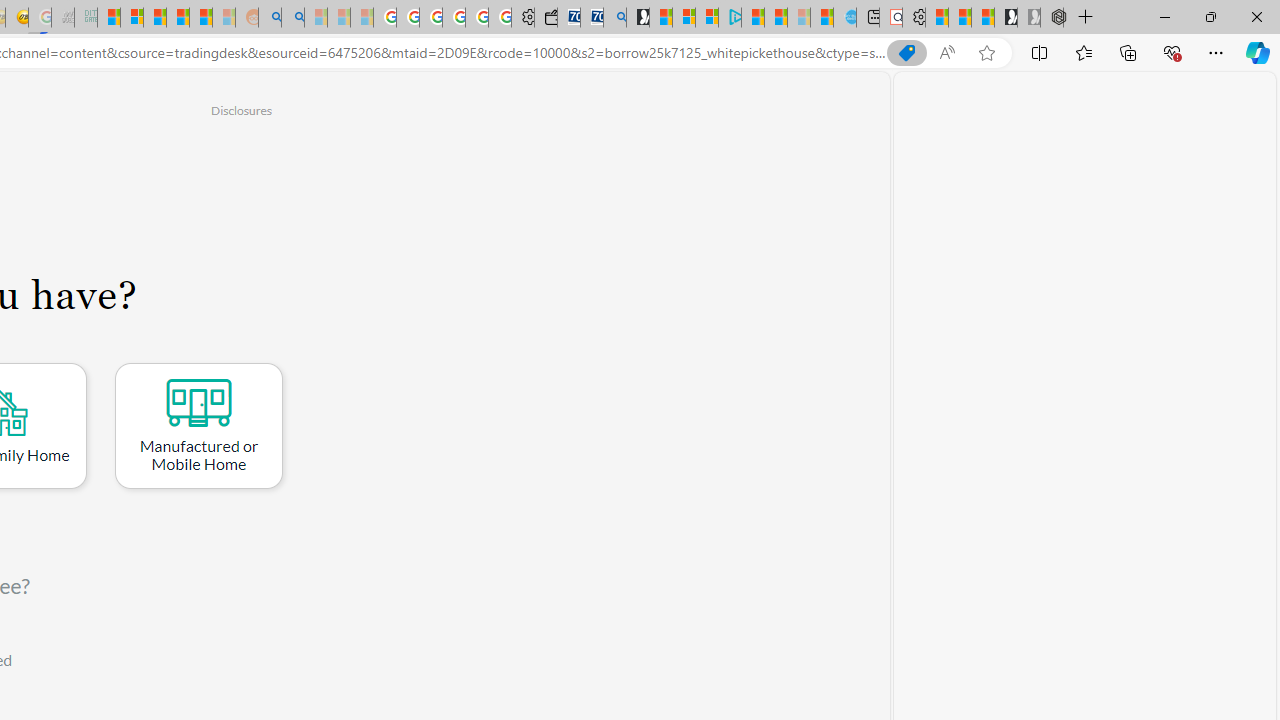  I want to click on 'Wallet', so click(545, 17).